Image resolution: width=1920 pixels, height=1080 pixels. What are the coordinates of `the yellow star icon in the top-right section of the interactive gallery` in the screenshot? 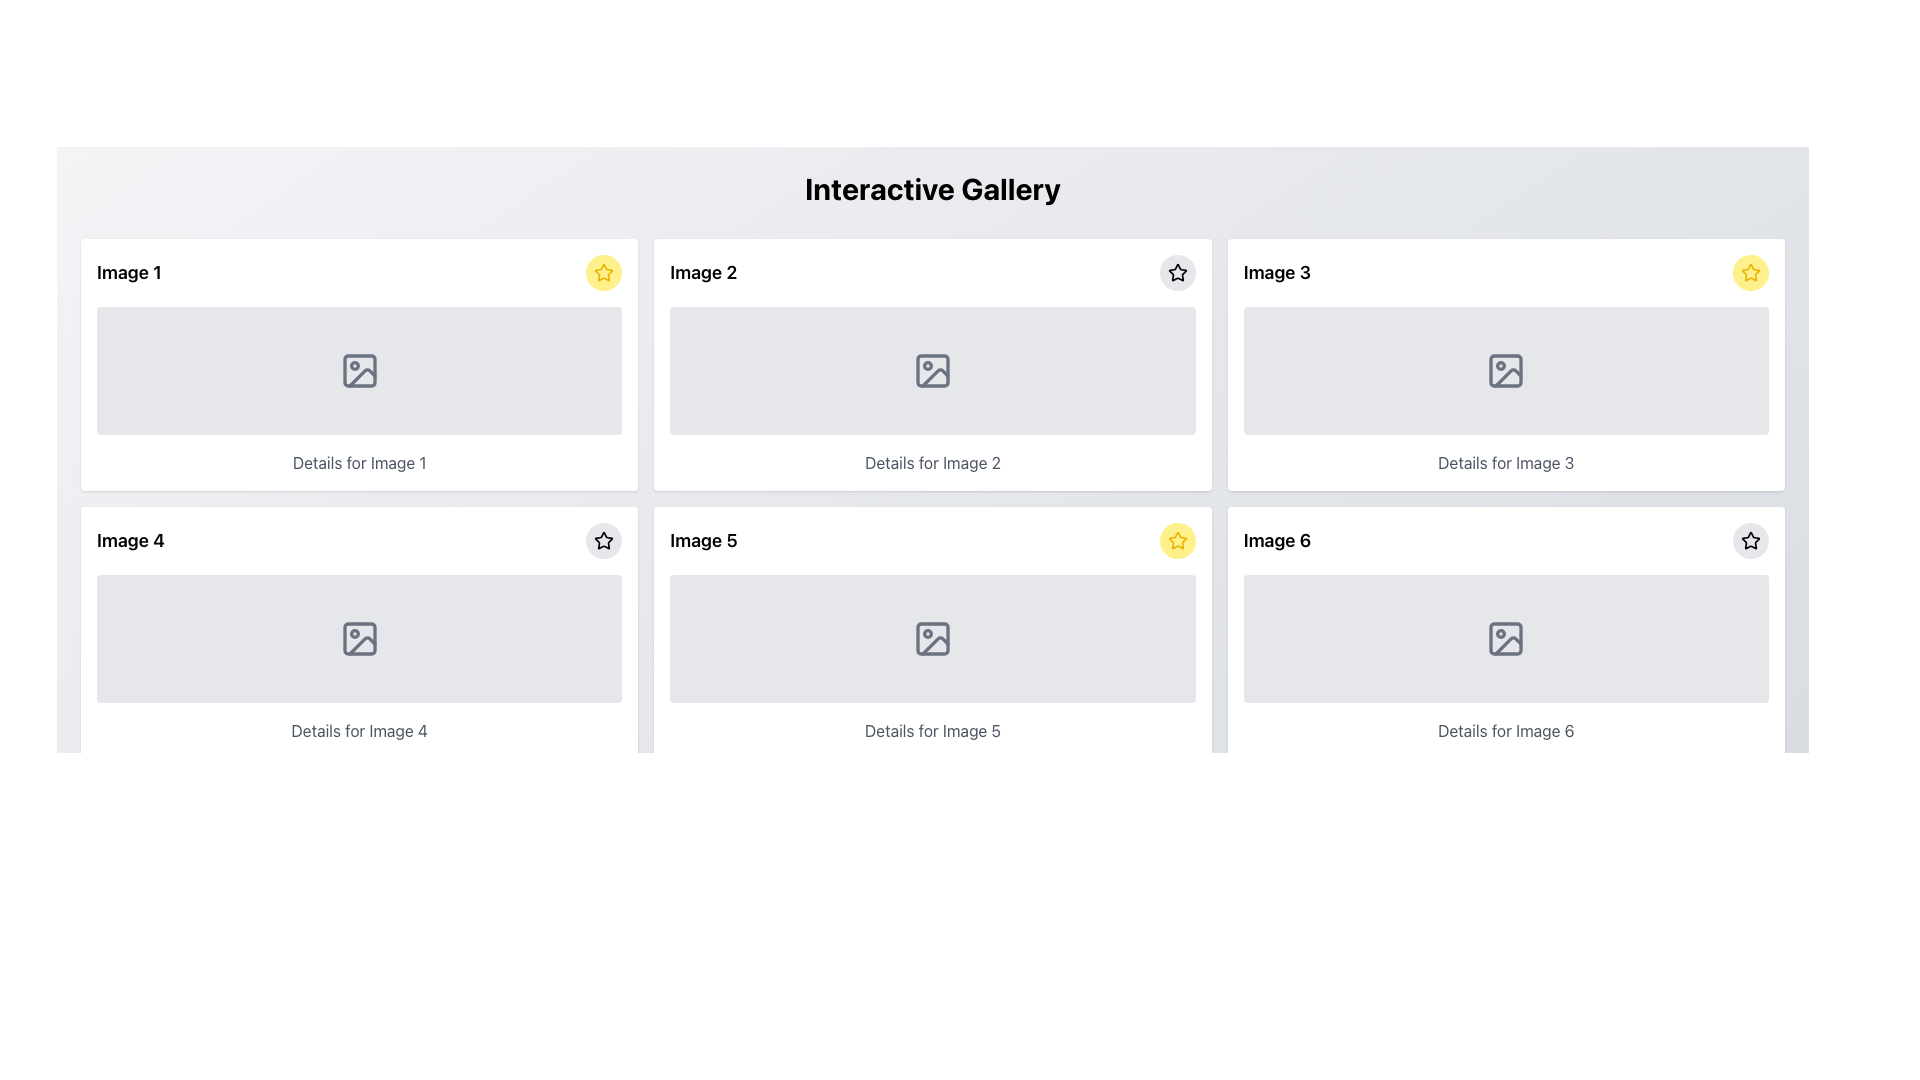 It's located at (1750, 273).